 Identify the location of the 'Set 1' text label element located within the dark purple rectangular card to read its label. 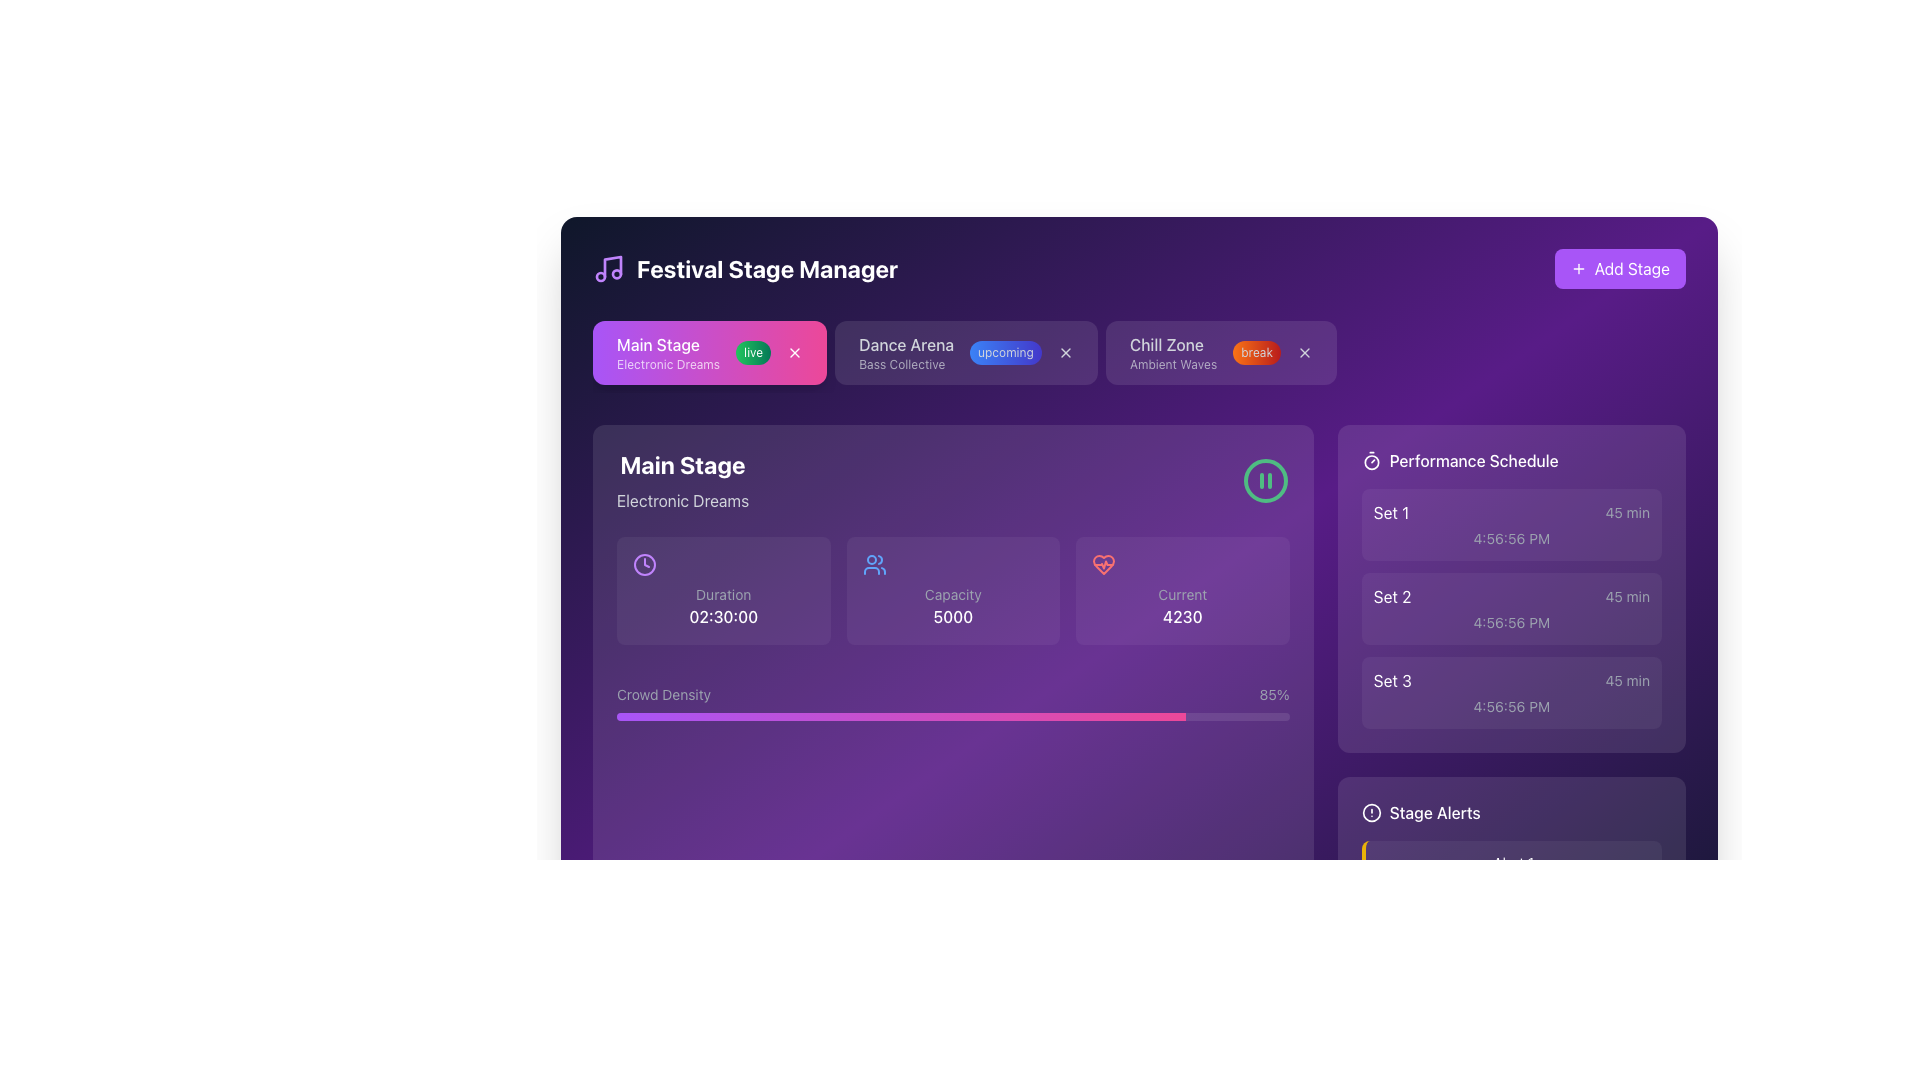
(1390, 512).